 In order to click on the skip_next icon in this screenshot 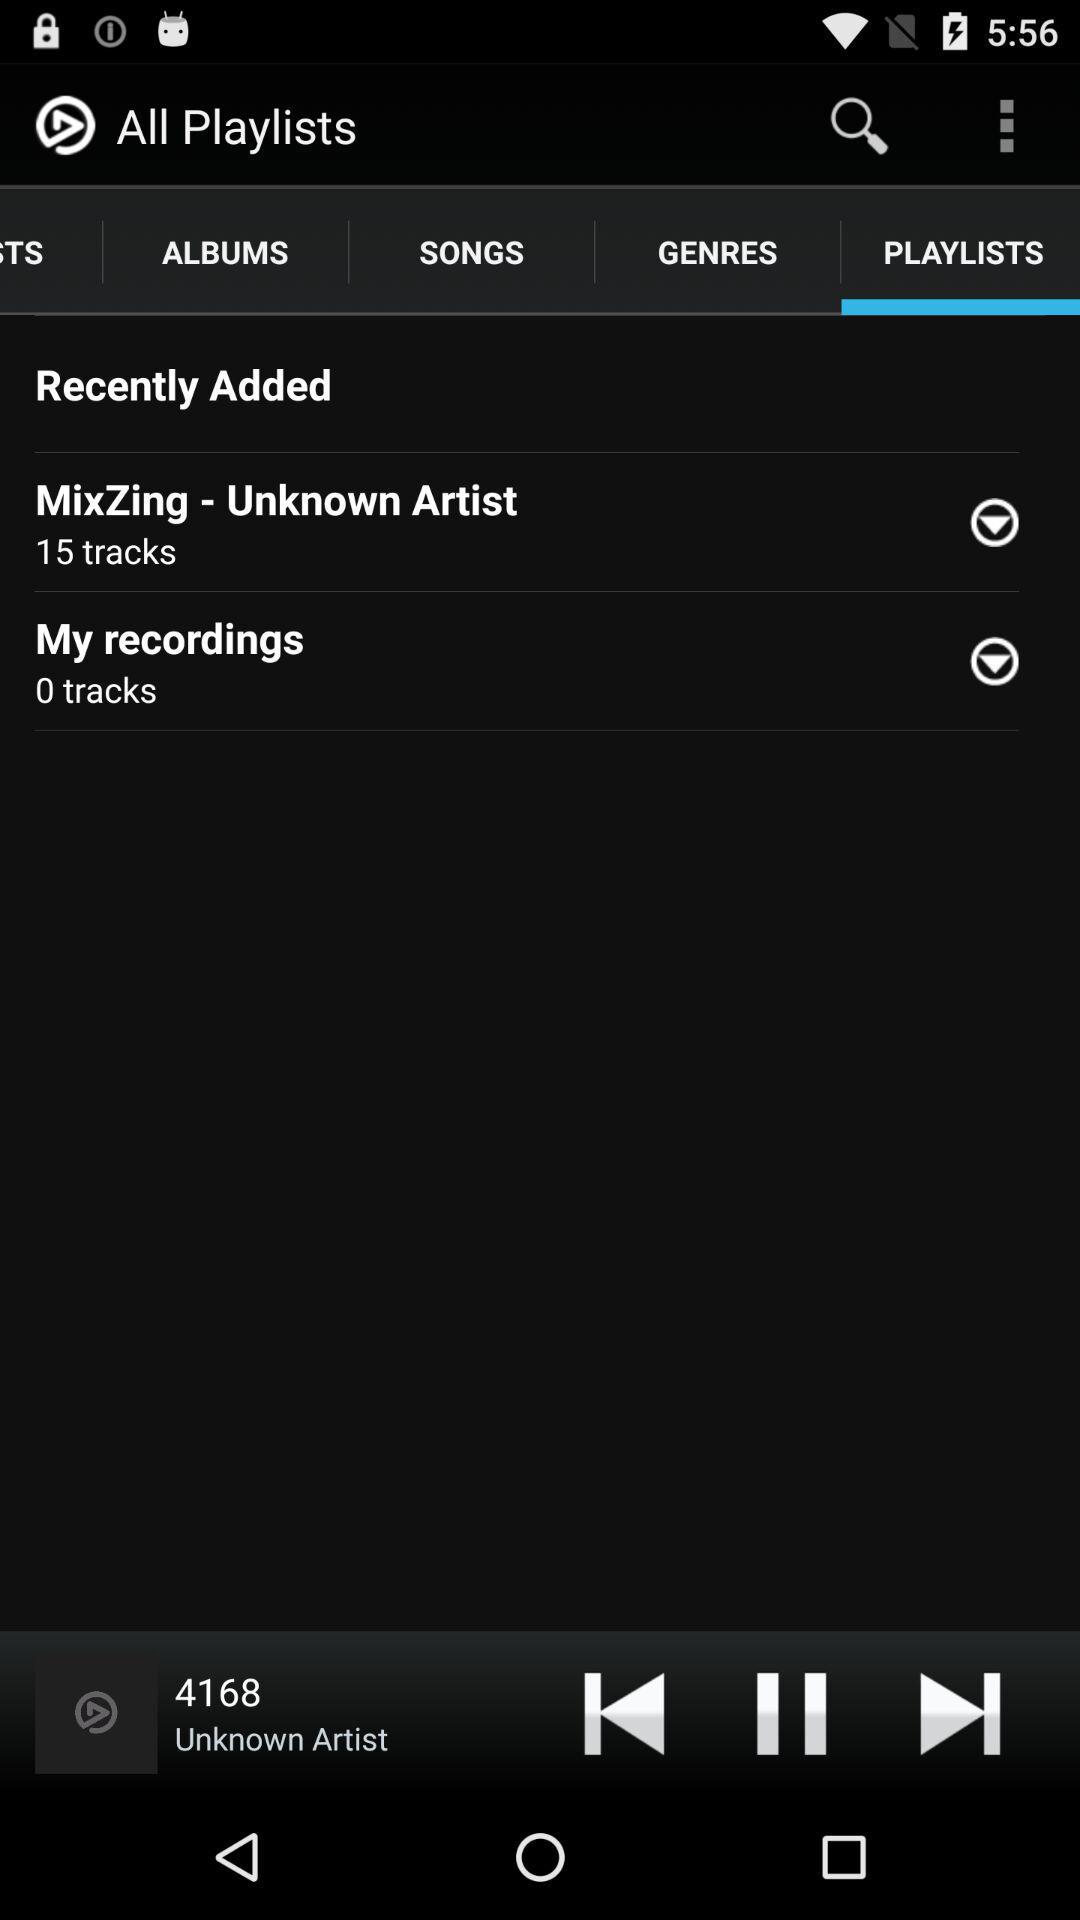, I will do `click(959, 1832)`.